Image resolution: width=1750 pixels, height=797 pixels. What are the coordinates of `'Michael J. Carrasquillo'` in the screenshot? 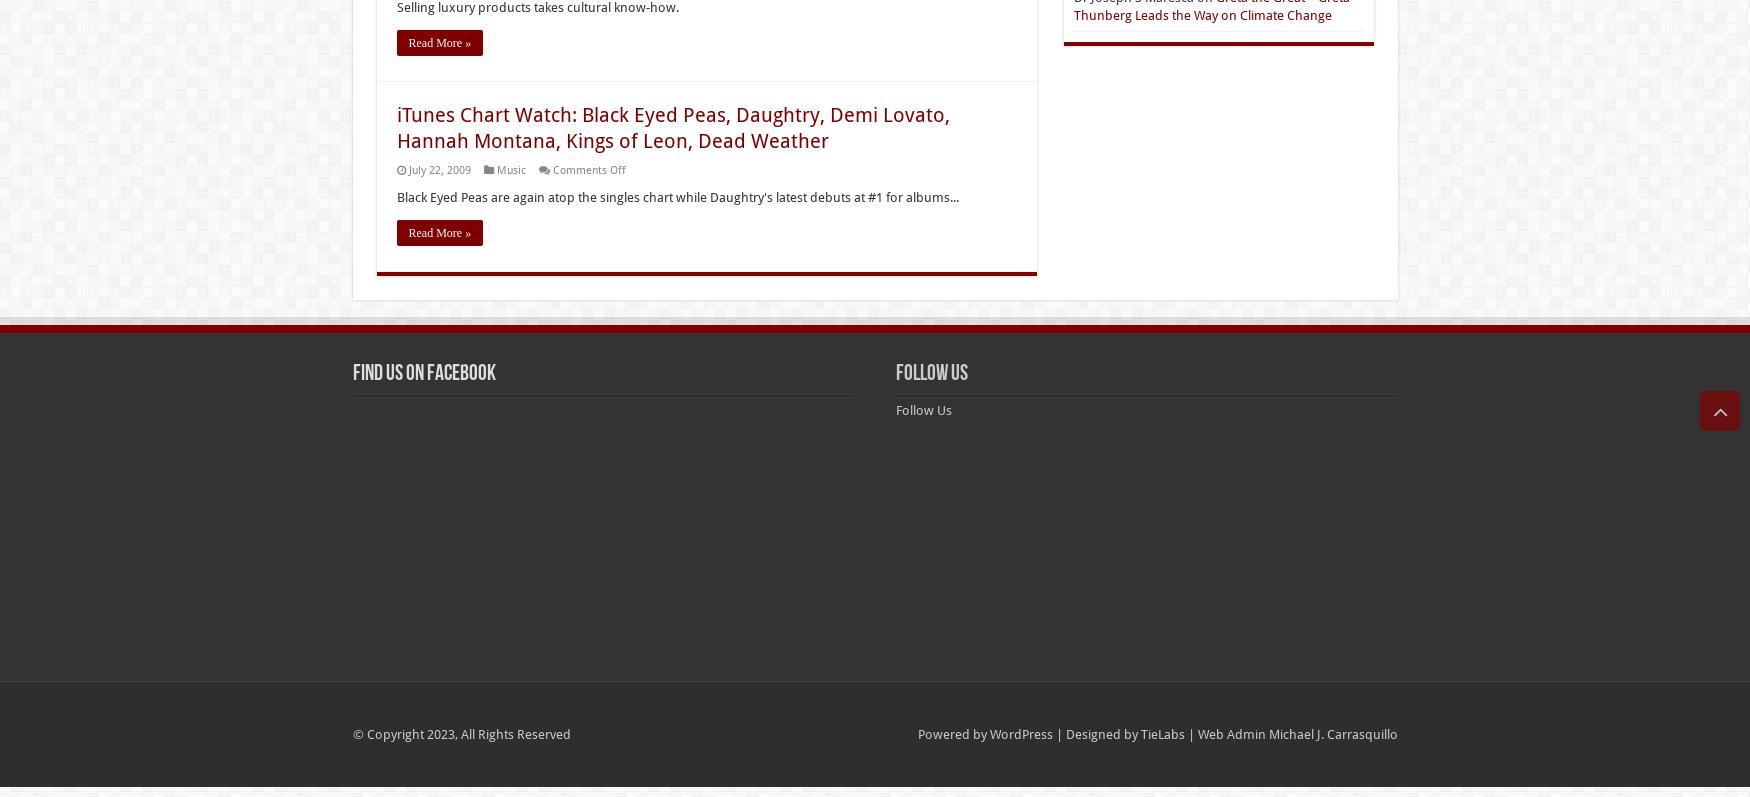 It's located at (1332, 734).